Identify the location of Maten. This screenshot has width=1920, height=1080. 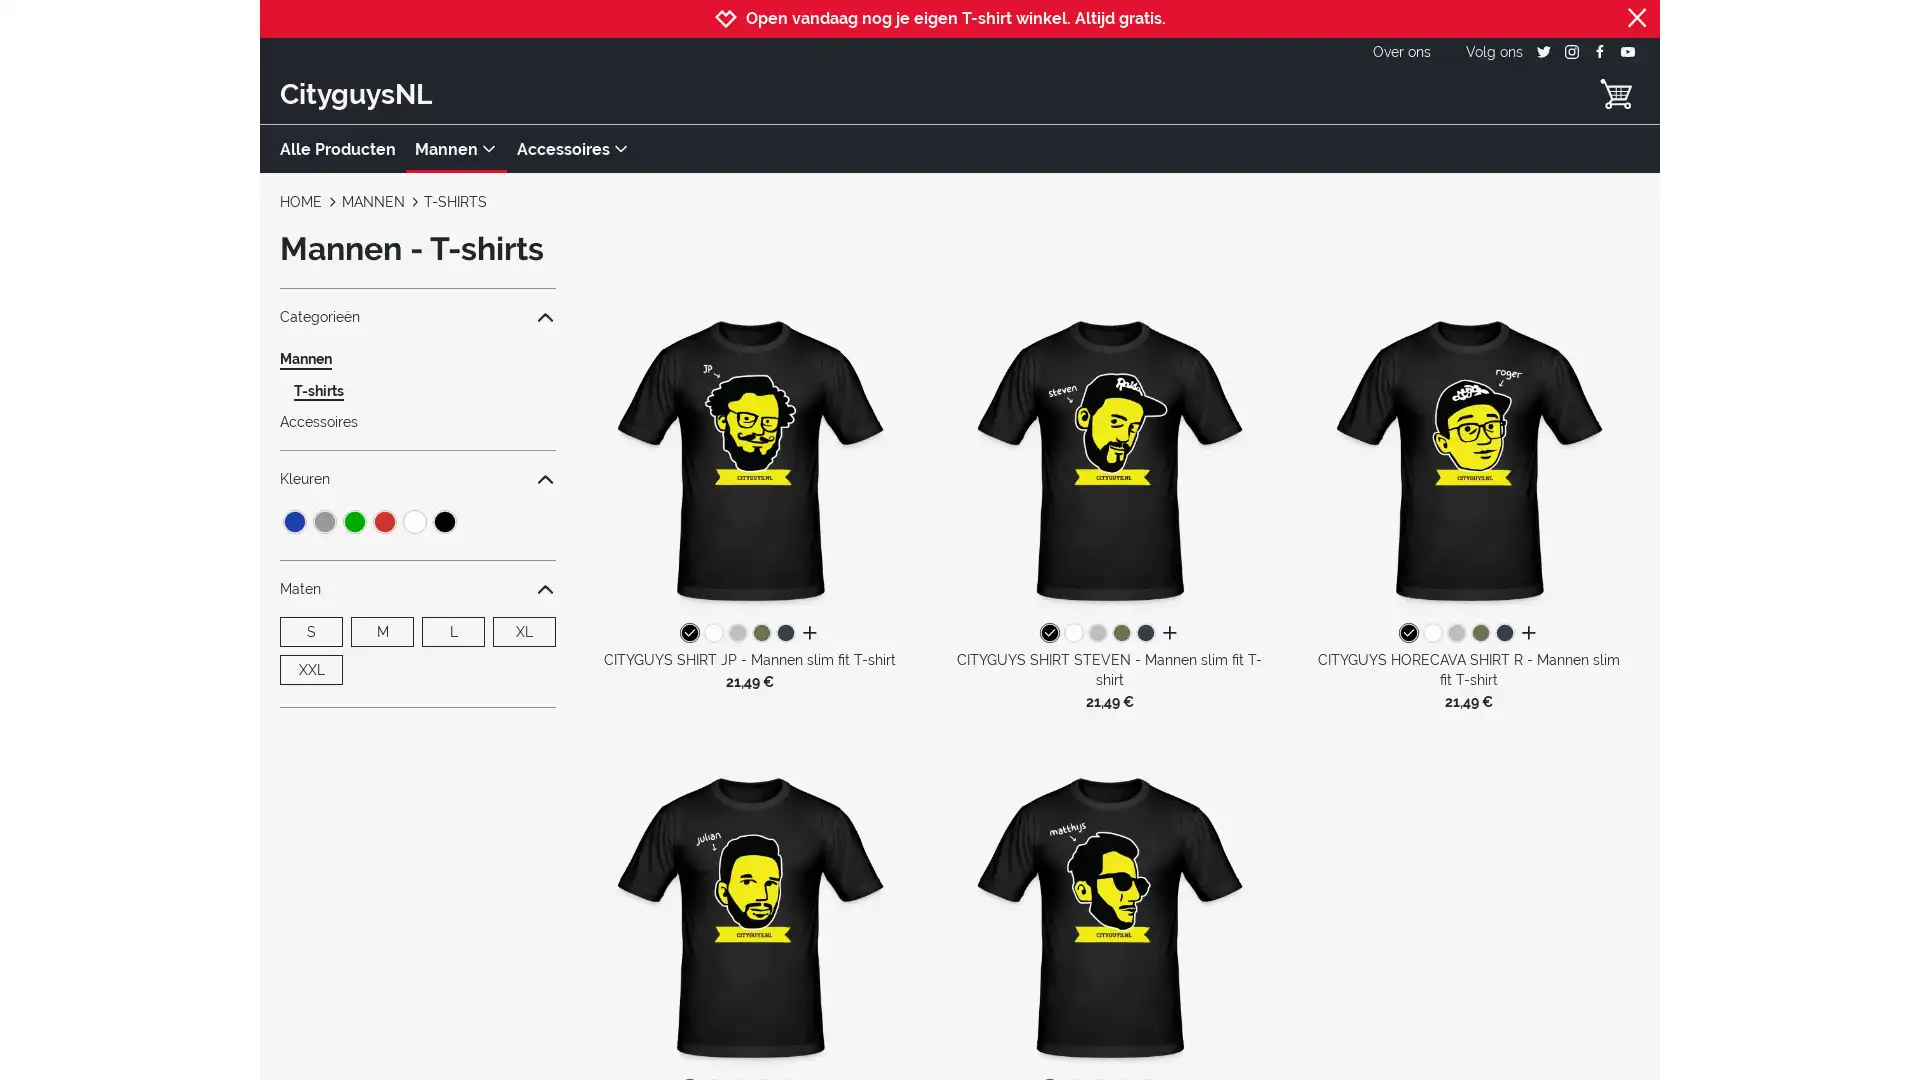
(416, 588).